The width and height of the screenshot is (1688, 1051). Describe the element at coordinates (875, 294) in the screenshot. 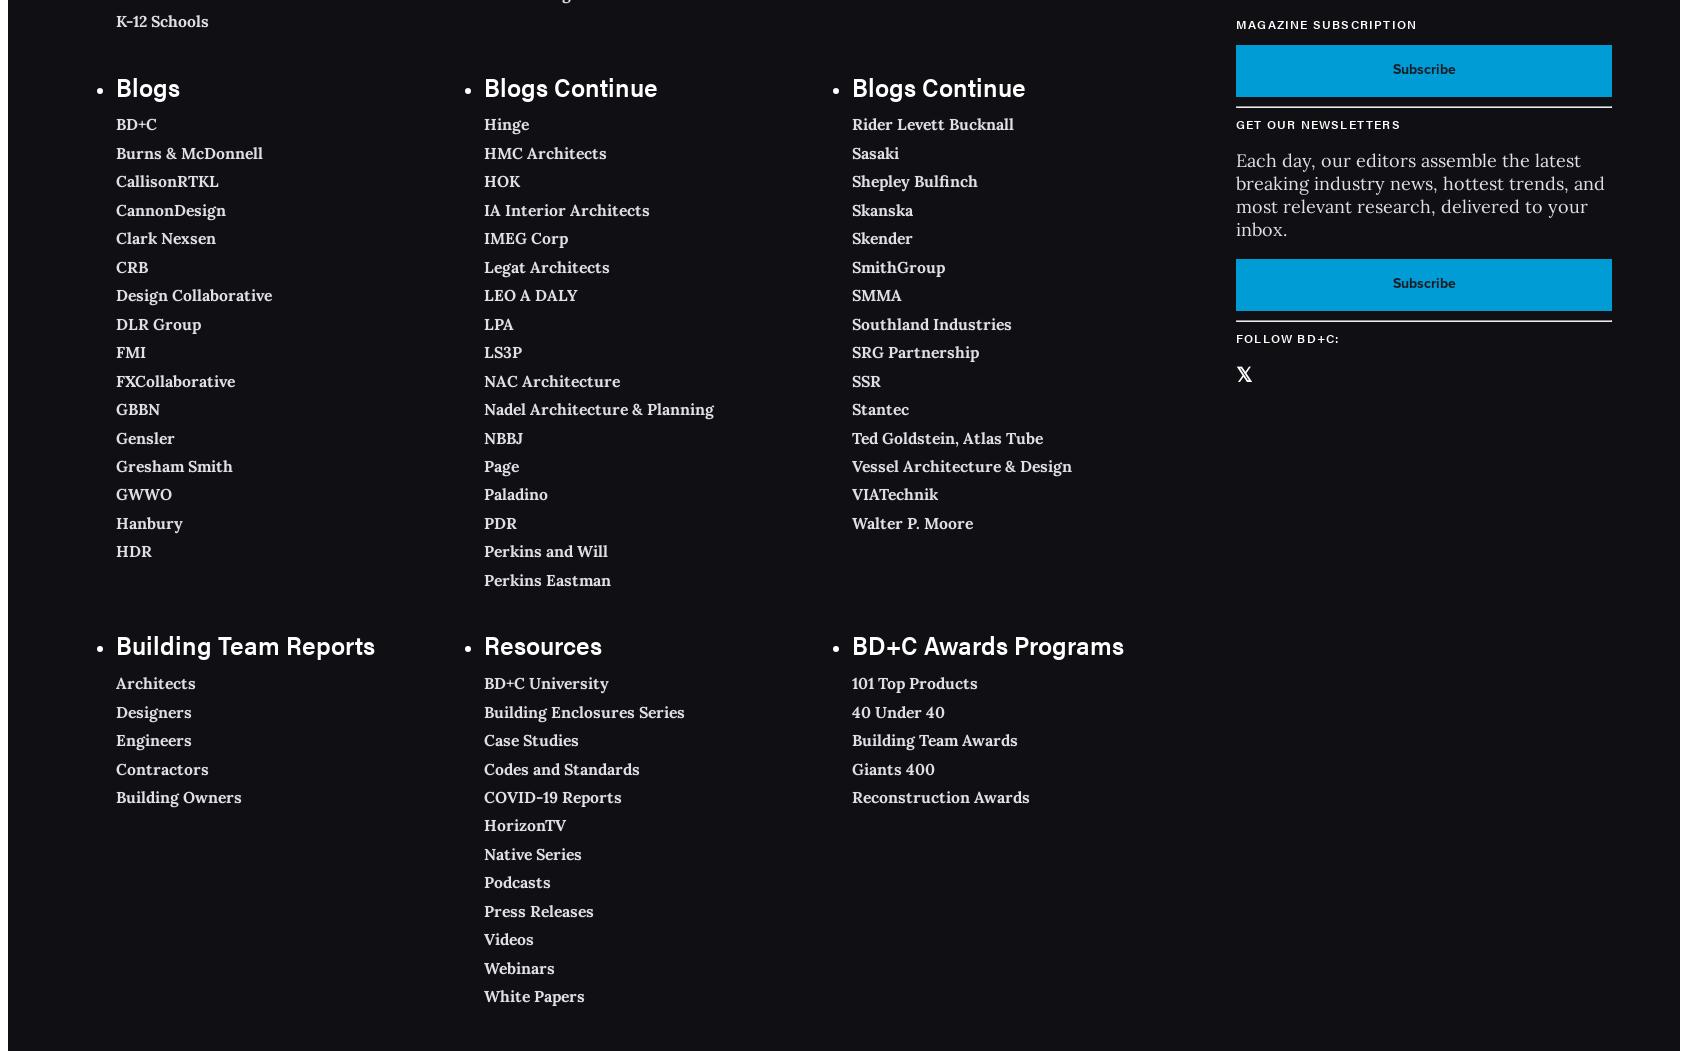

I see `'SMMA'` at that location.